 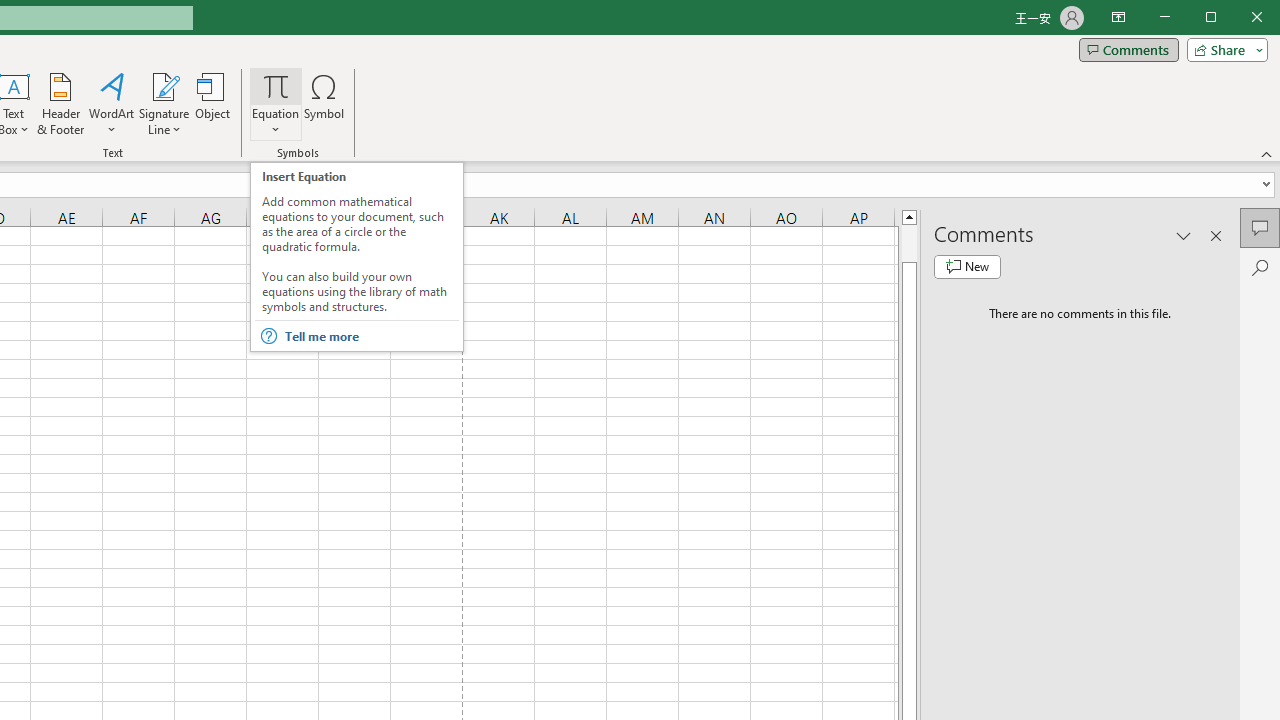 What do you see at coordinates (60, 104) in the screenshot?
I see `'Header & Footer...'` at bounding box center [60, 104].